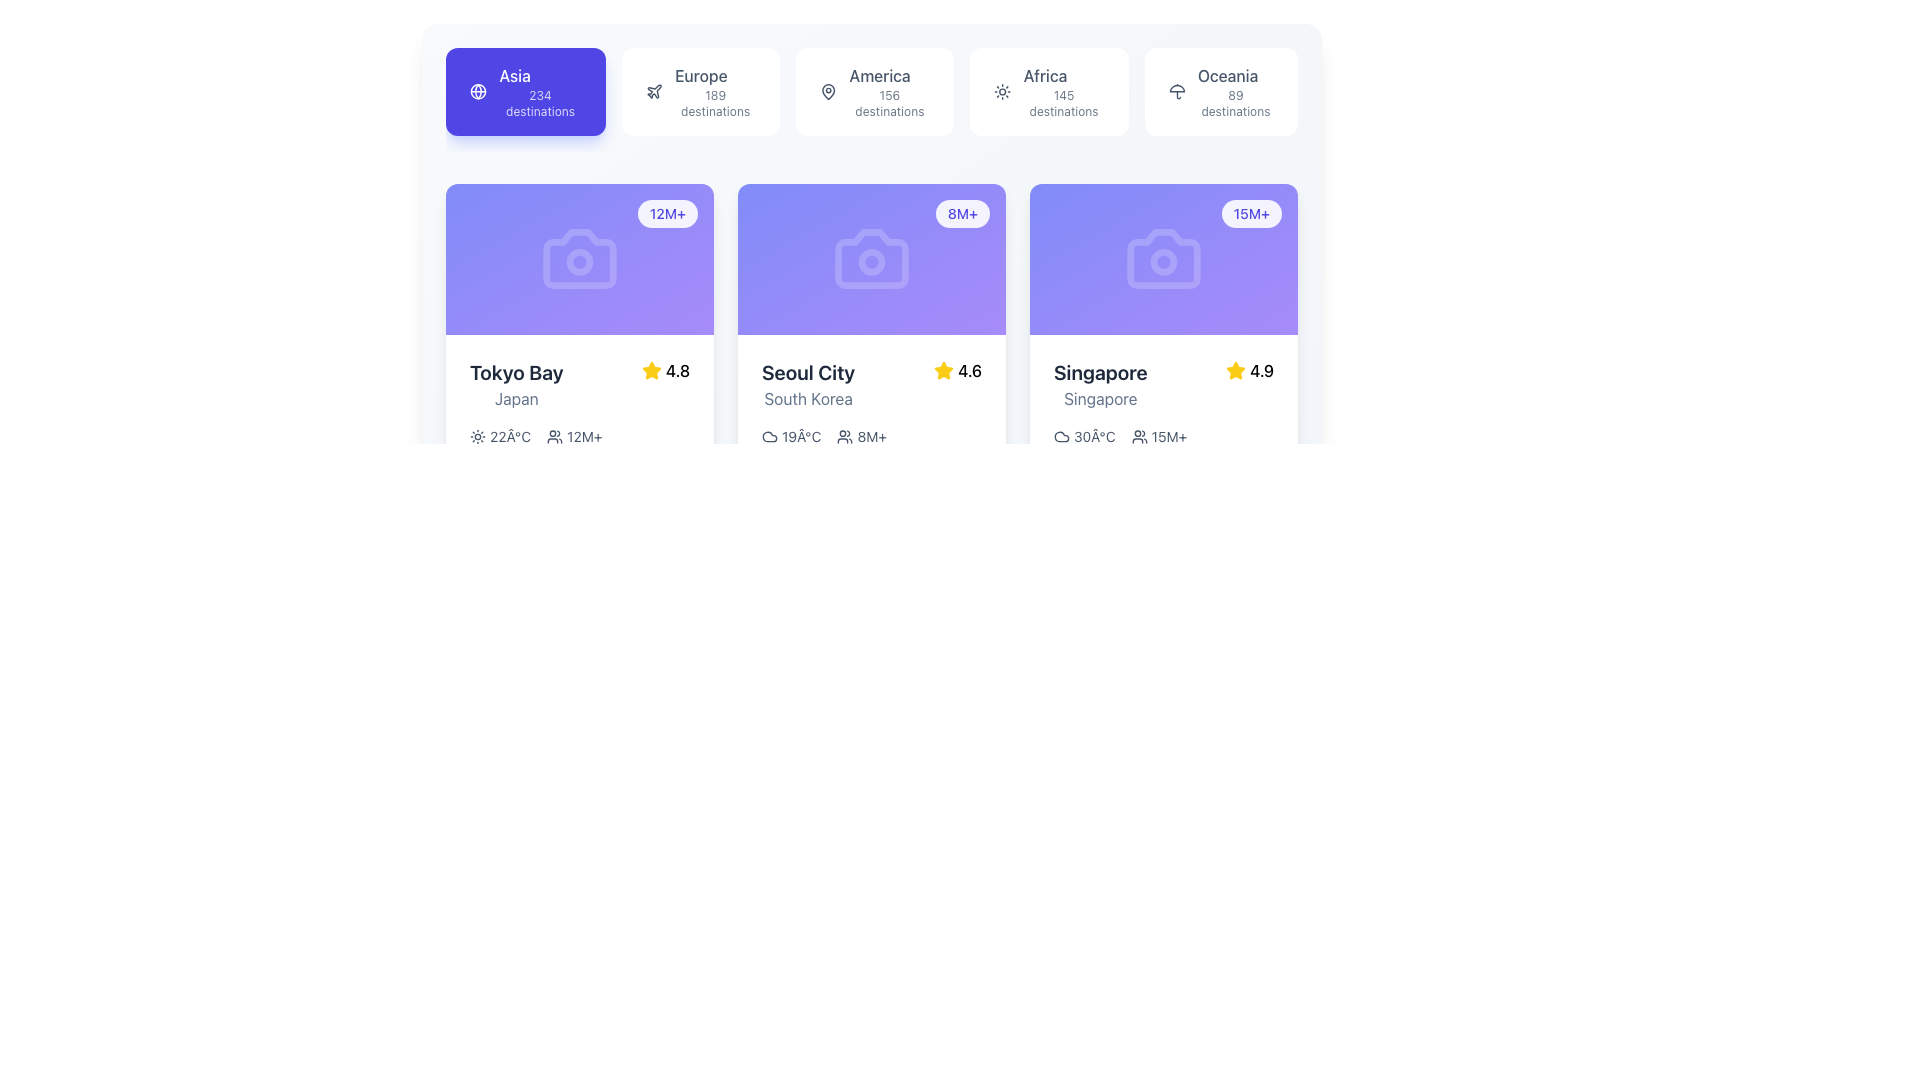 This screenshot has height=1080, width=1920. Describe the element at coordinates (654, 91) in the screenshot. I see `the travel icon representing the Europe region, located at the top section of the interface next to the text 'Europe'` at that location.